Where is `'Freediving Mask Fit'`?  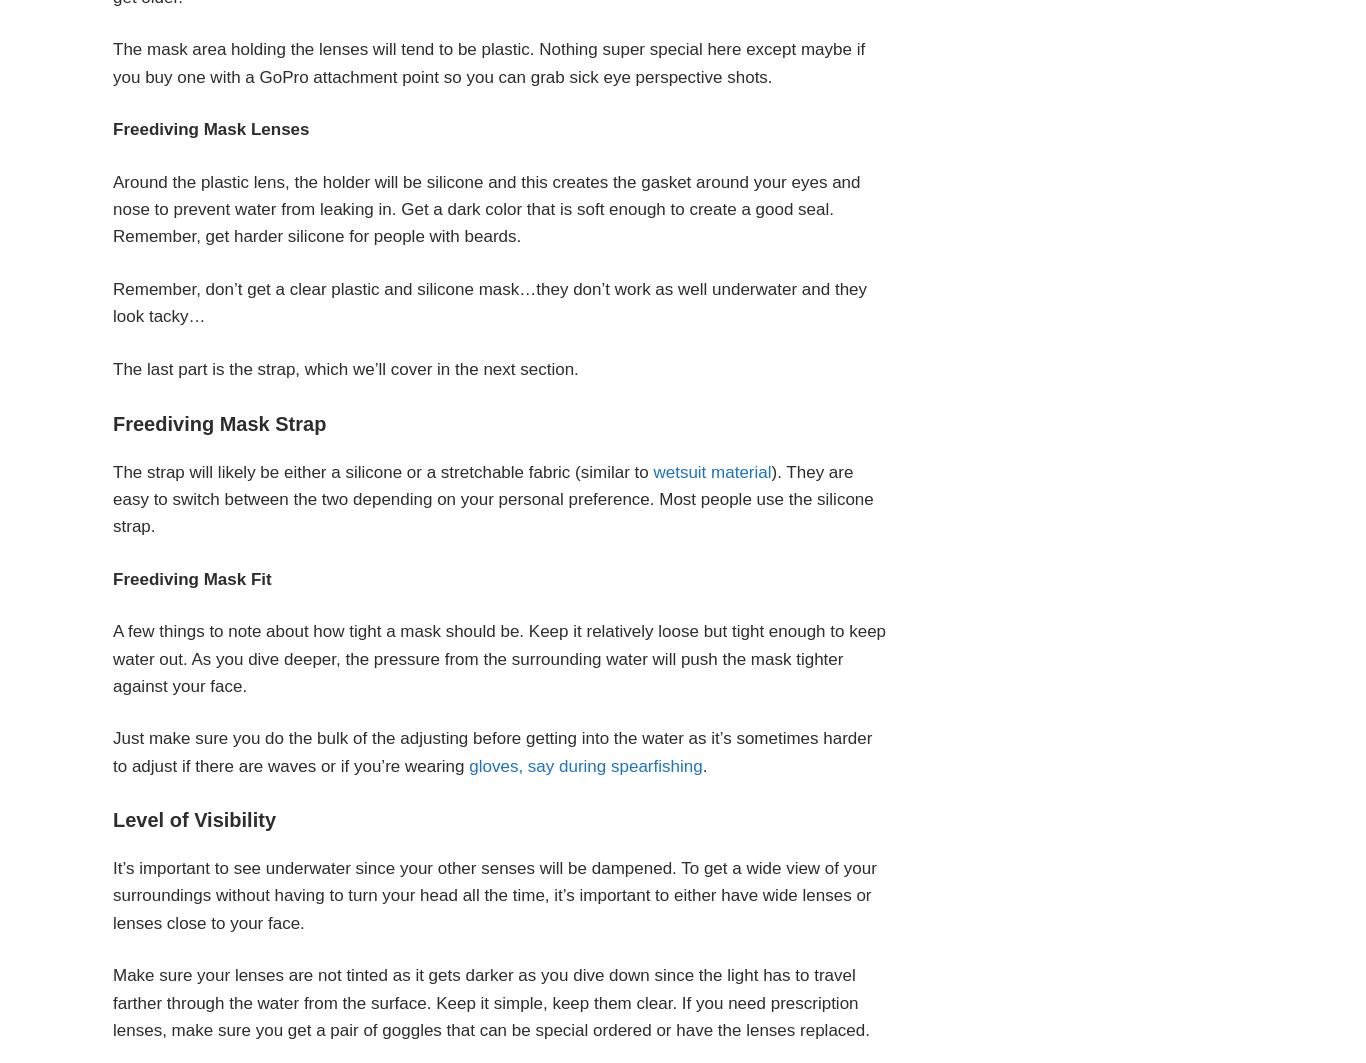
'Freediving Mask Fit' is located at coordinates (191, 577).